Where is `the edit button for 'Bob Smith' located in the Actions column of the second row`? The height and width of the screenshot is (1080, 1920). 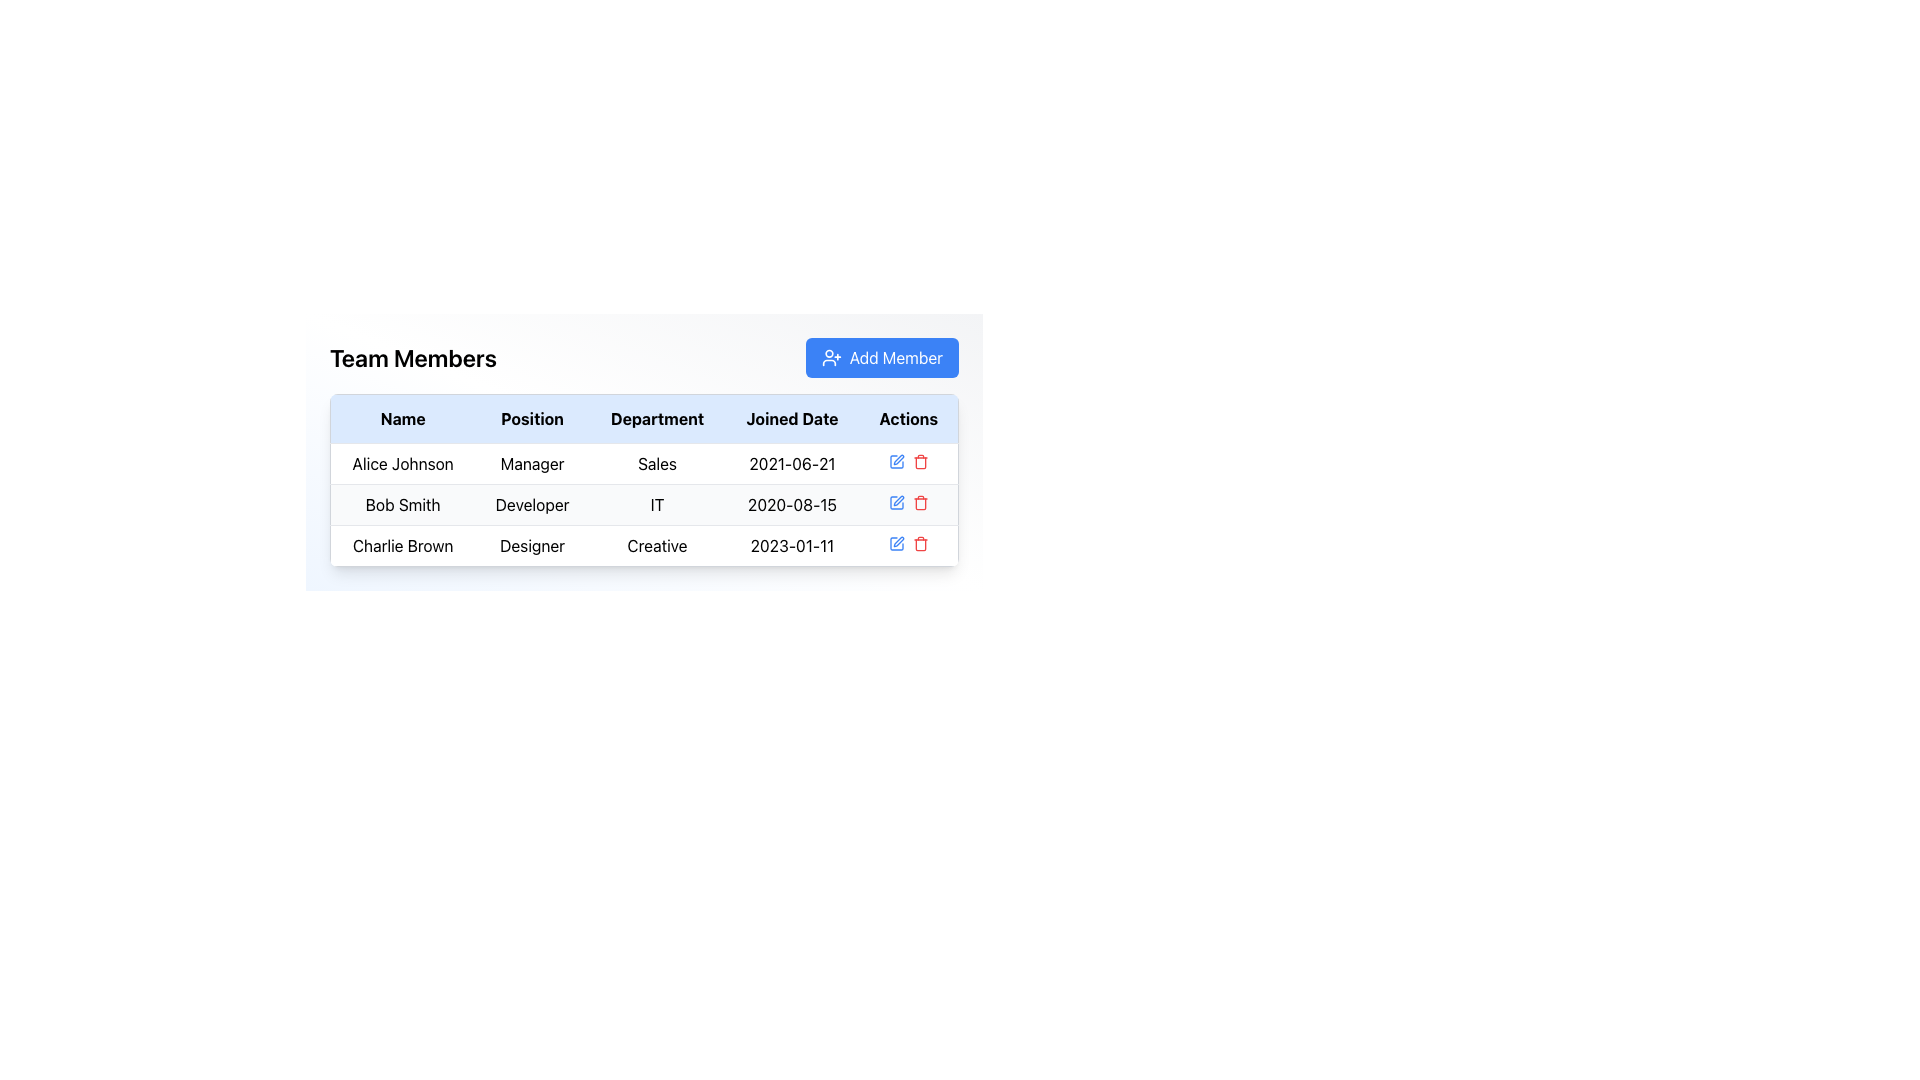 the edit button for 'Bob Smith' located in the Actions column of the second row is located at coordinates (895, 501).